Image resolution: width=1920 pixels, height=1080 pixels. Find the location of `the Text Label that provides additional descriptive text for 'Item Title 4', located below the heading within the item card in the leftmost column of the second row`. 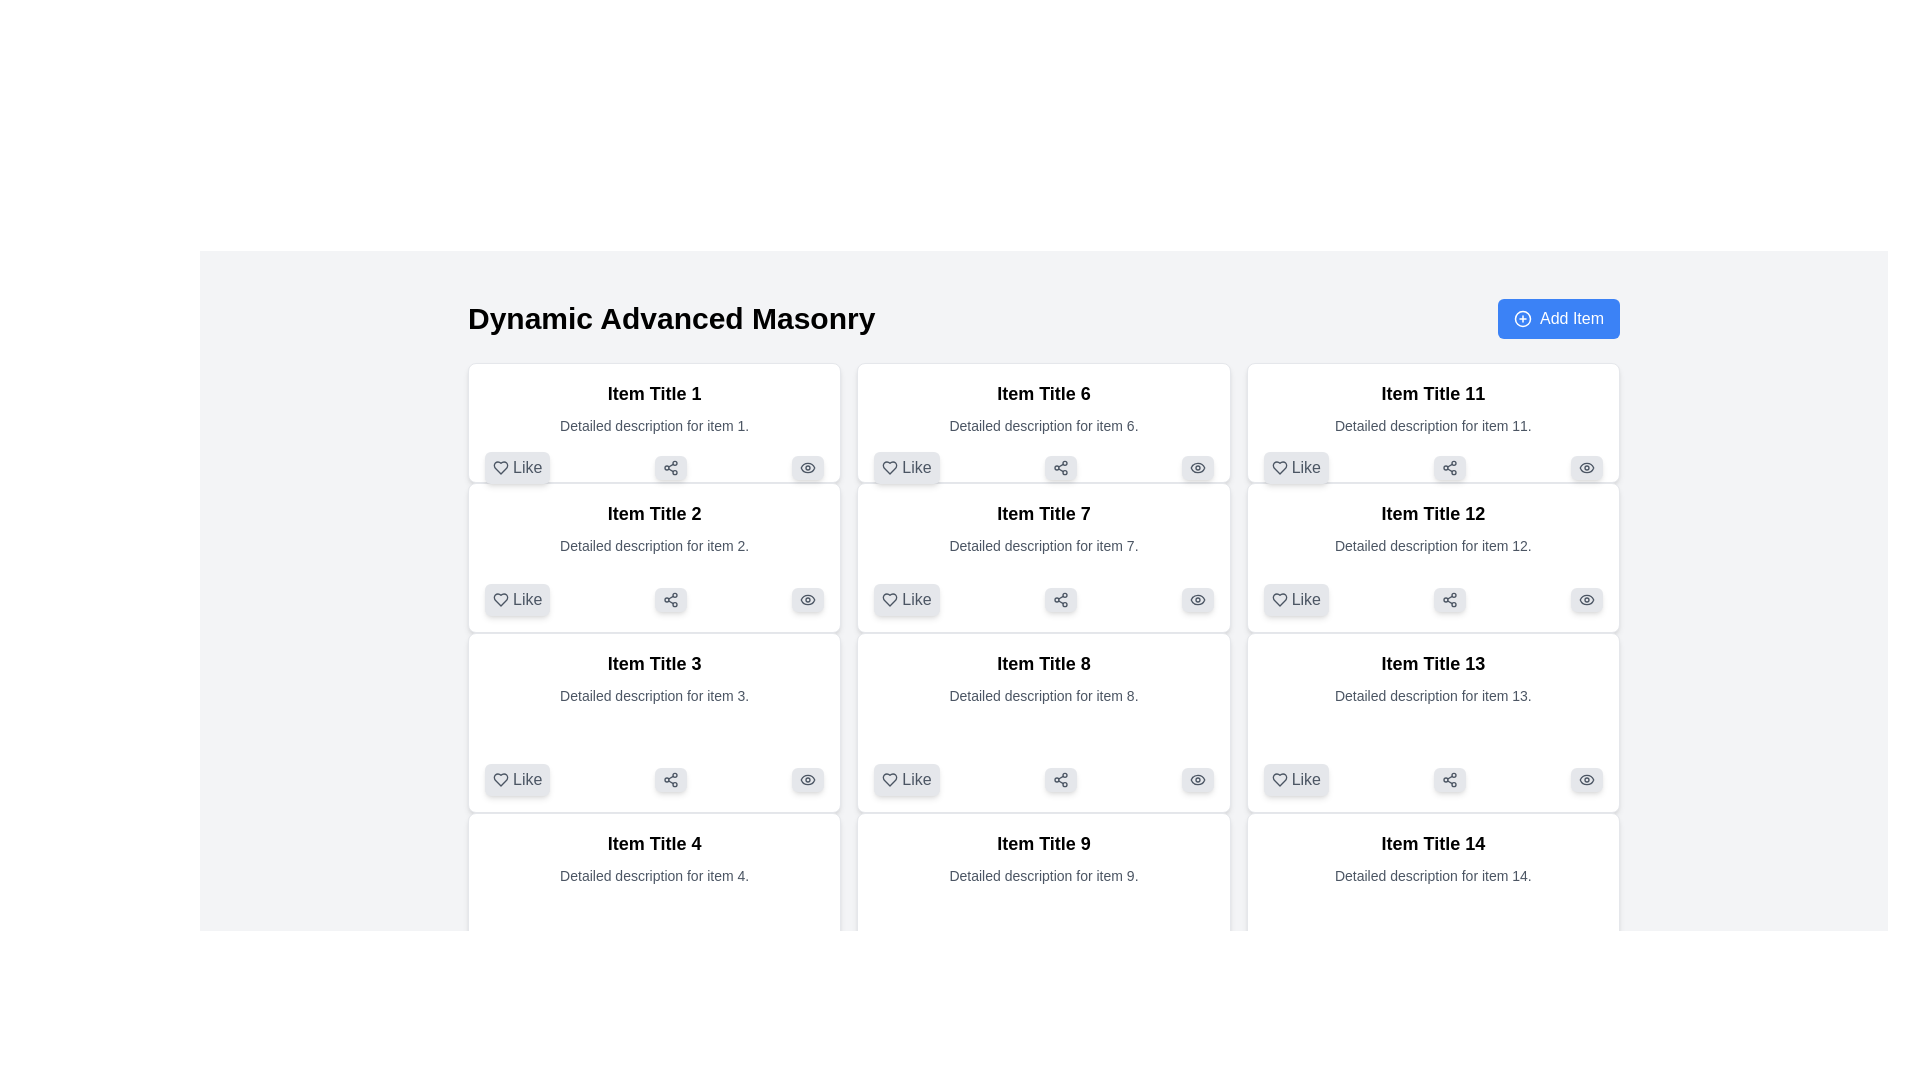

the Text Label that provides additional descriptive text for 'Item Title 4', located below the heading within the item card in the leftmost column of the second row is located at coordinates (654, 874).